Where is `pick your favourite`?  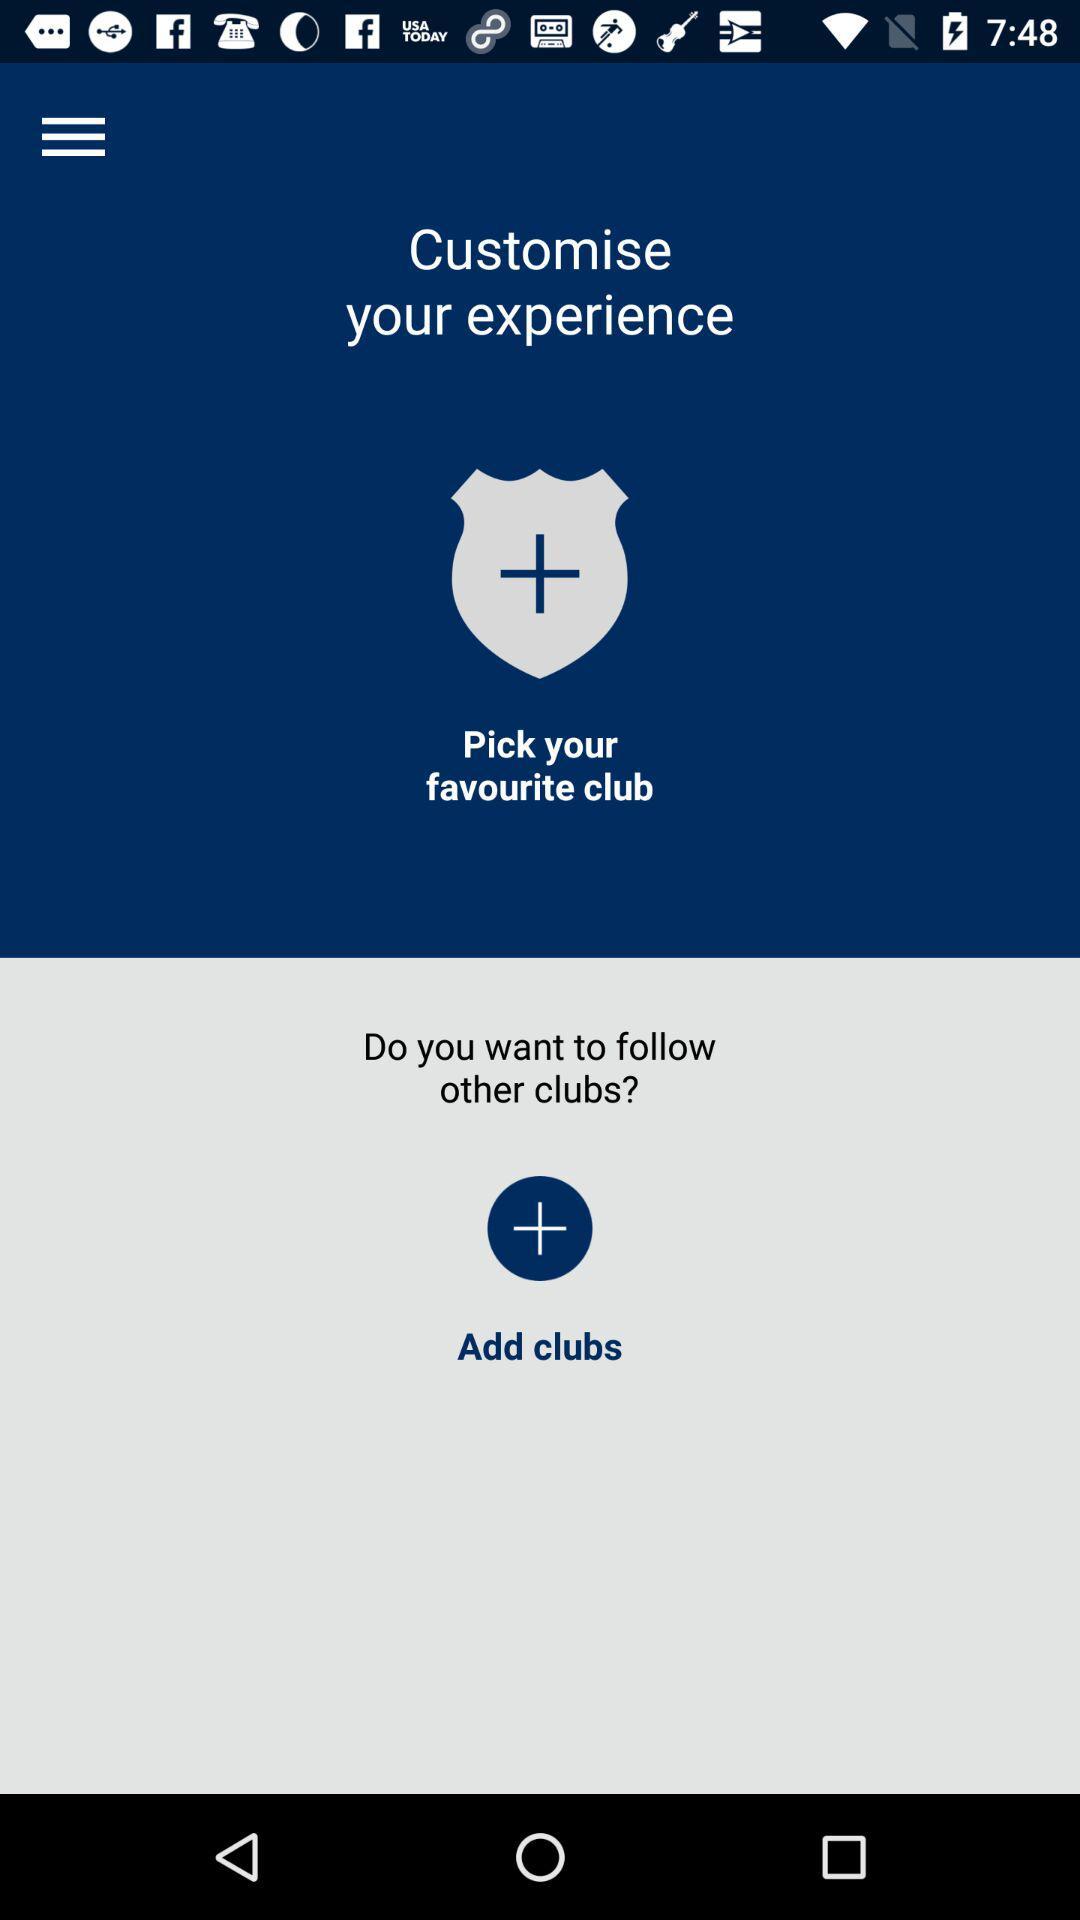 pick your favourite is located at coordinates (540, 763).